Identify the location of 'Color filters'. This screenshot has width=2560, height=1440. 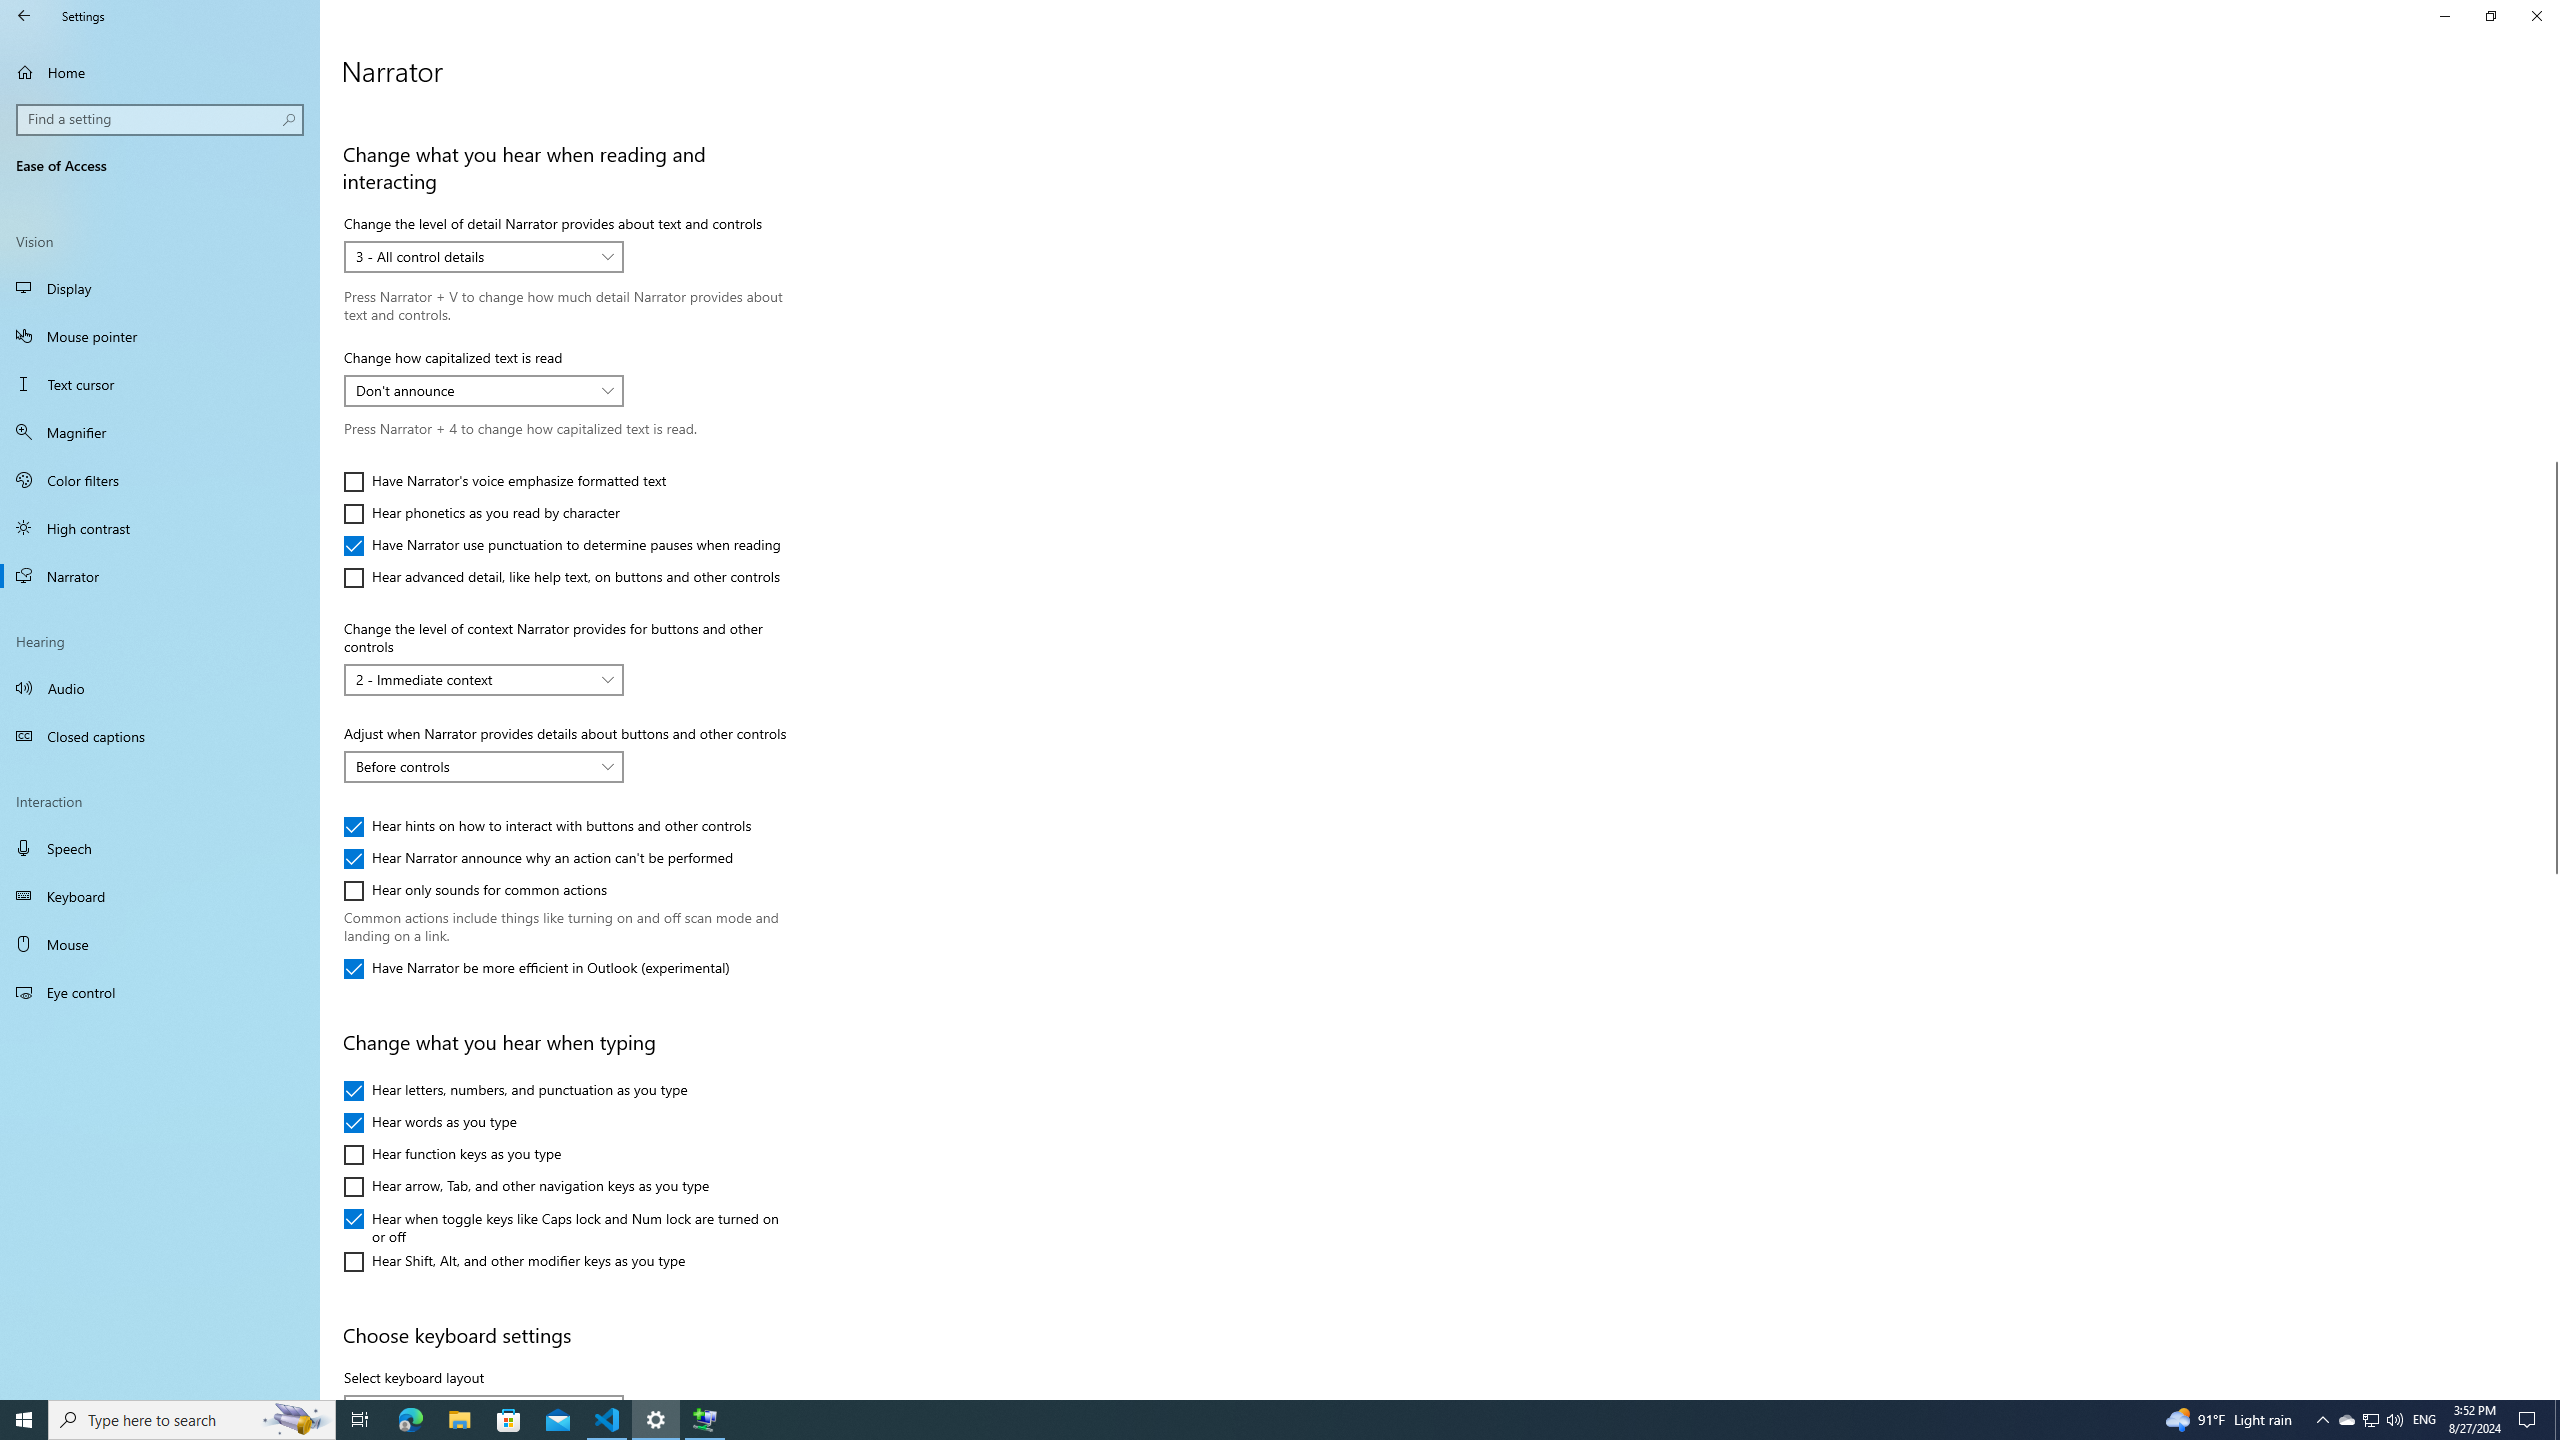
(159, 479).